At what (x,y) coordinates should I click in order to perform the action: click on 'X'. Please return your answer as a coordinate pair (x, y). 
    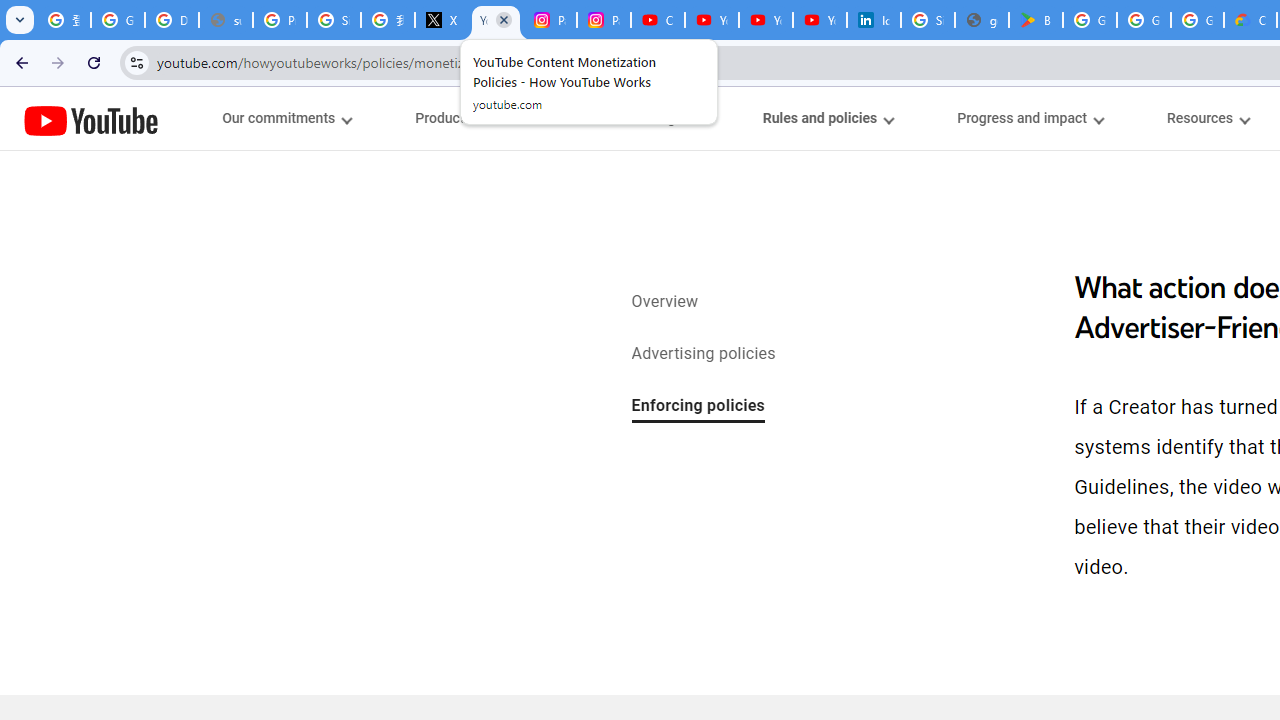
    Looking at the image, I should click on (440, 20).